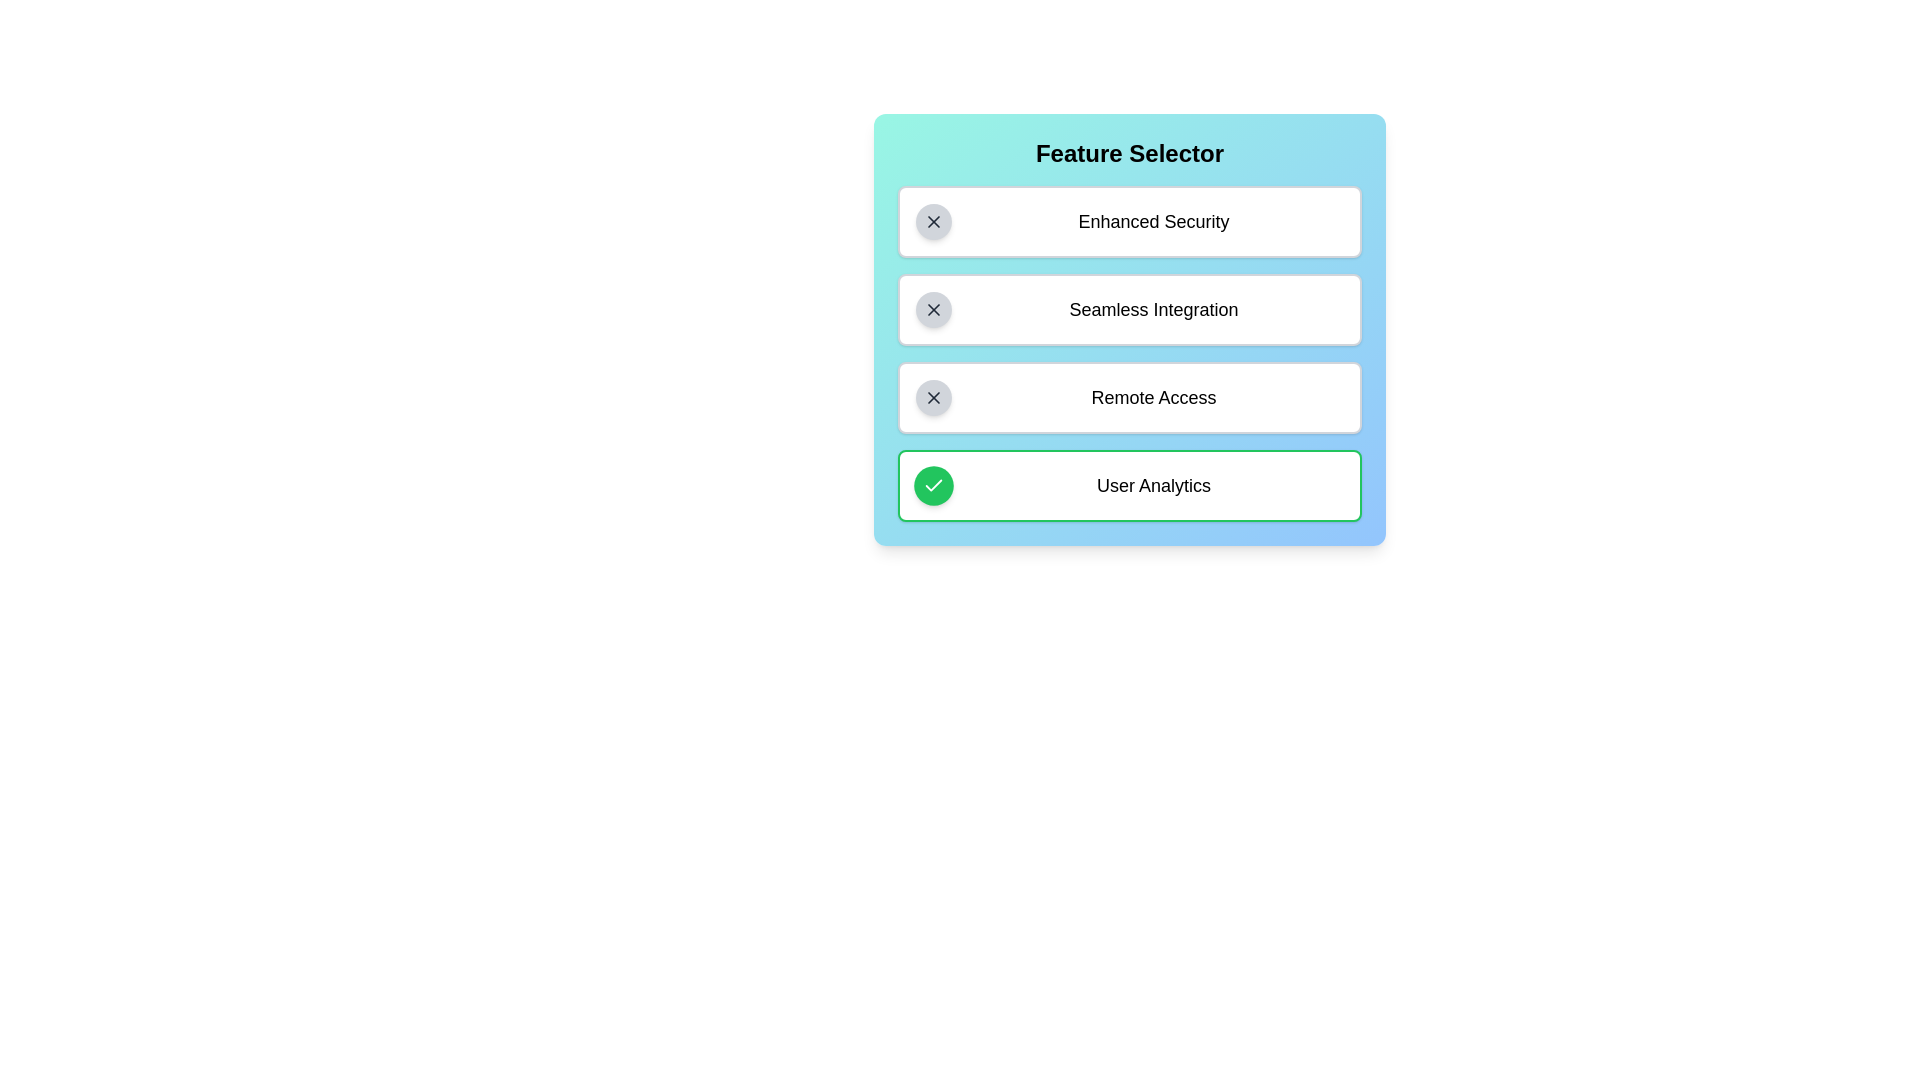  I want to click on the feature Remote Access by clicking its button, so click(933, 397).